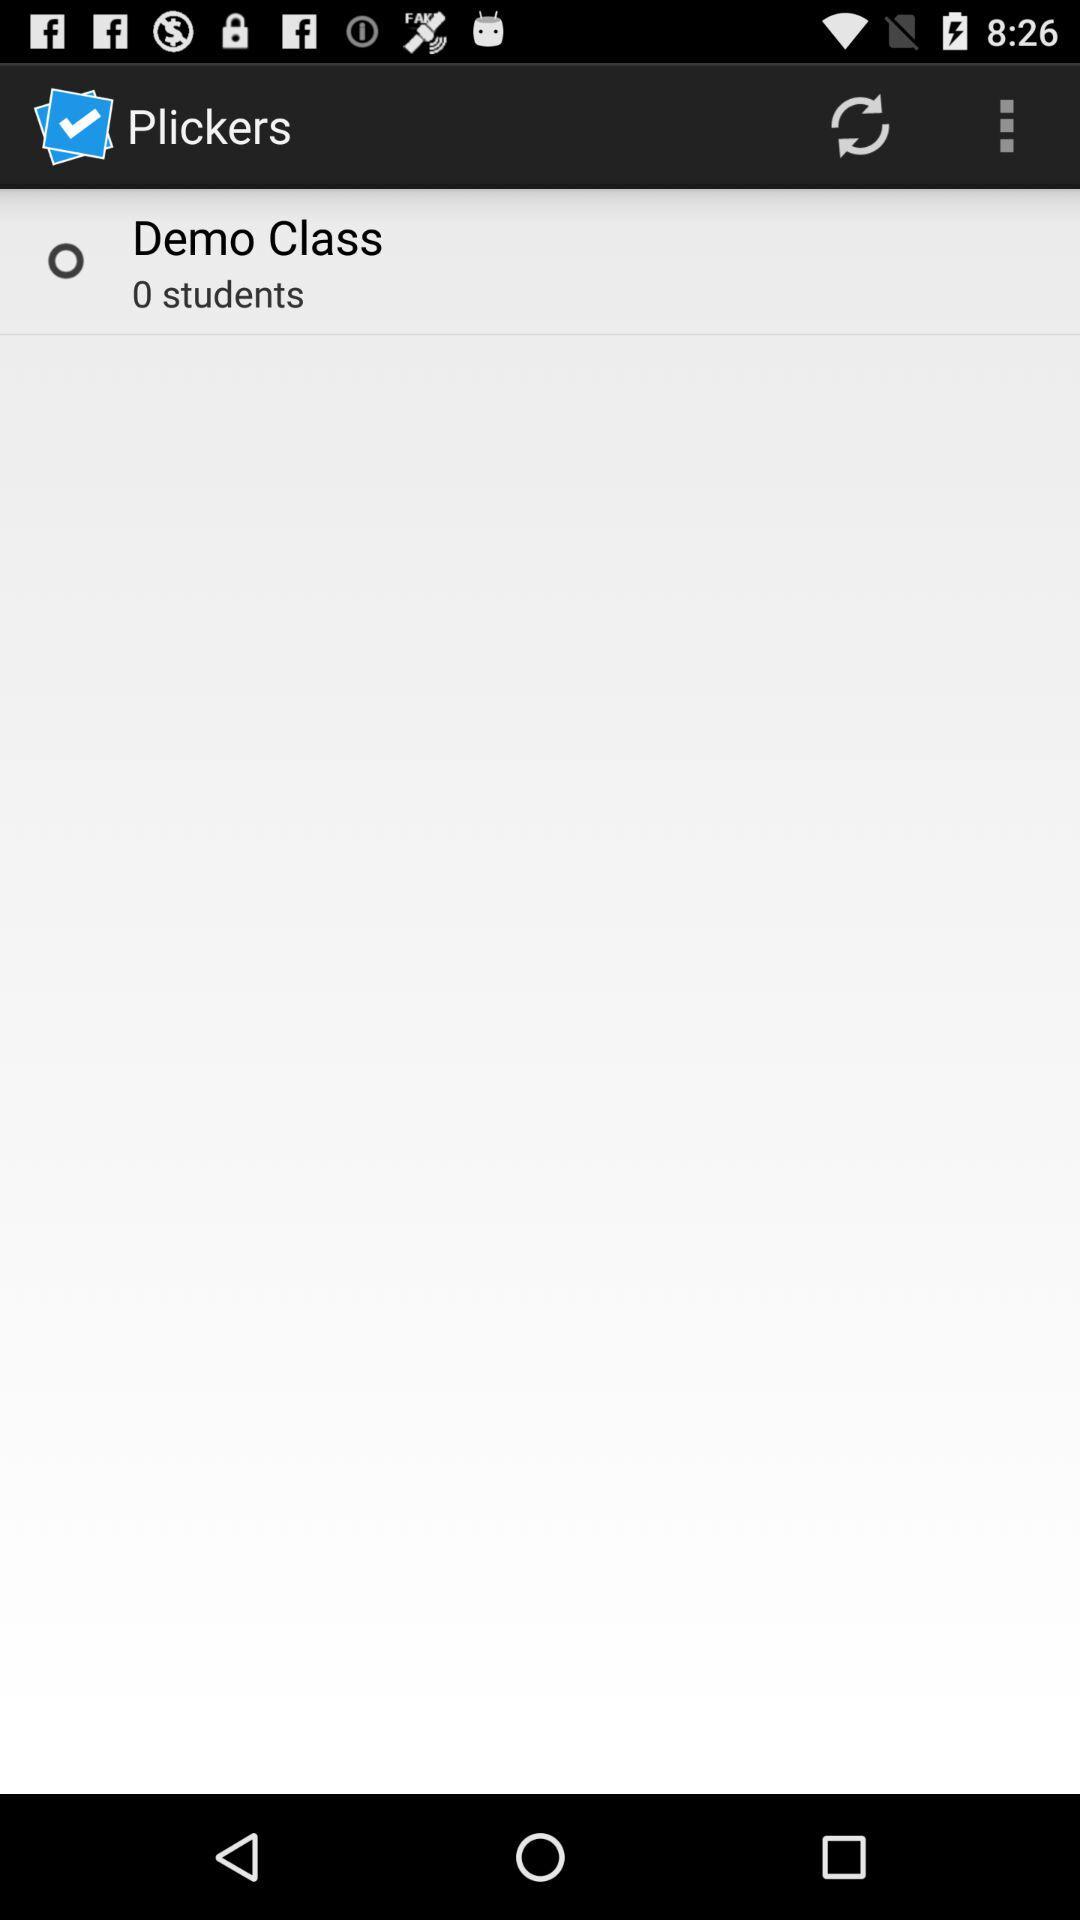 Image resolution: width=1080 pixels, height=1920 pixels. I want to click on the app next to demo class icon, so click(64, 259).